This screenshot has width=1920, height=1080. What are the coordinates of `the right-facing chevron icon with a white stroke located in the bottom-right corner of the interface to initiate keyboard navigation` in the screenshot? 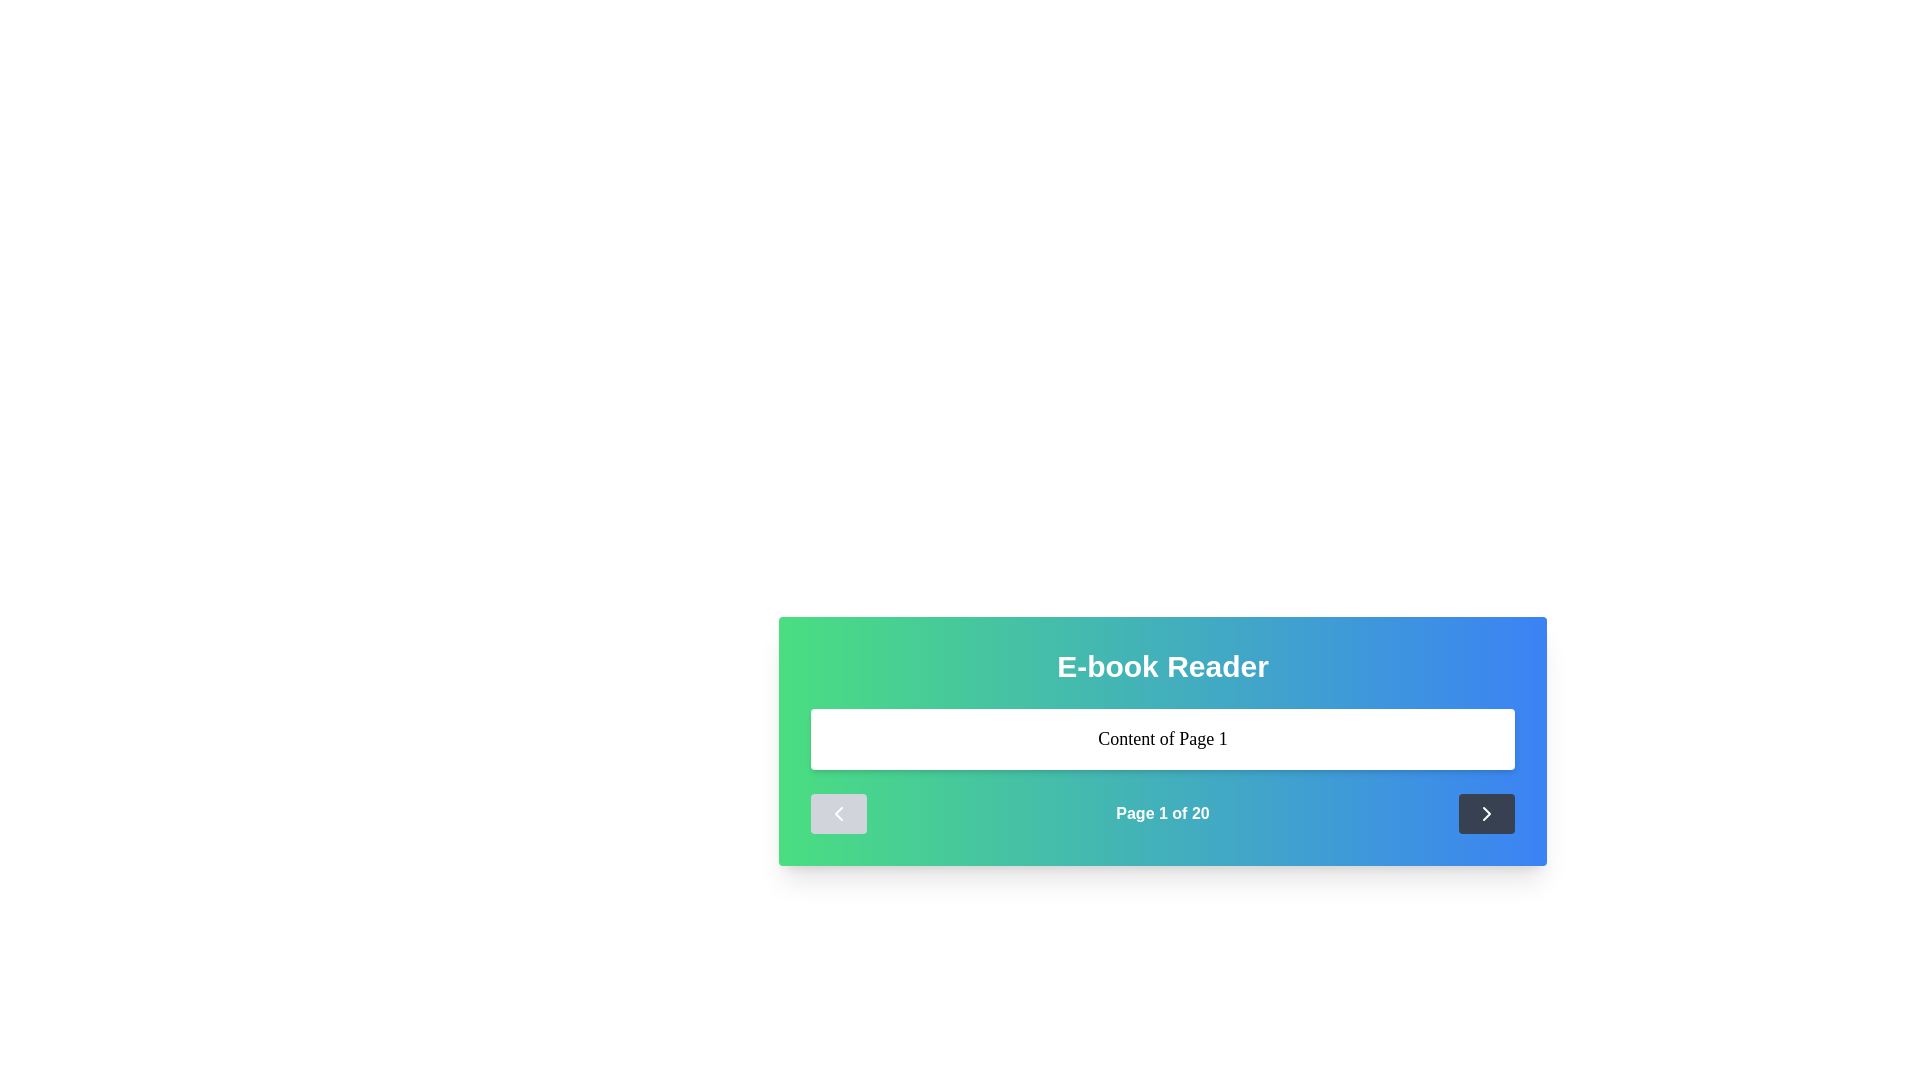 It's located at (1487, 814).